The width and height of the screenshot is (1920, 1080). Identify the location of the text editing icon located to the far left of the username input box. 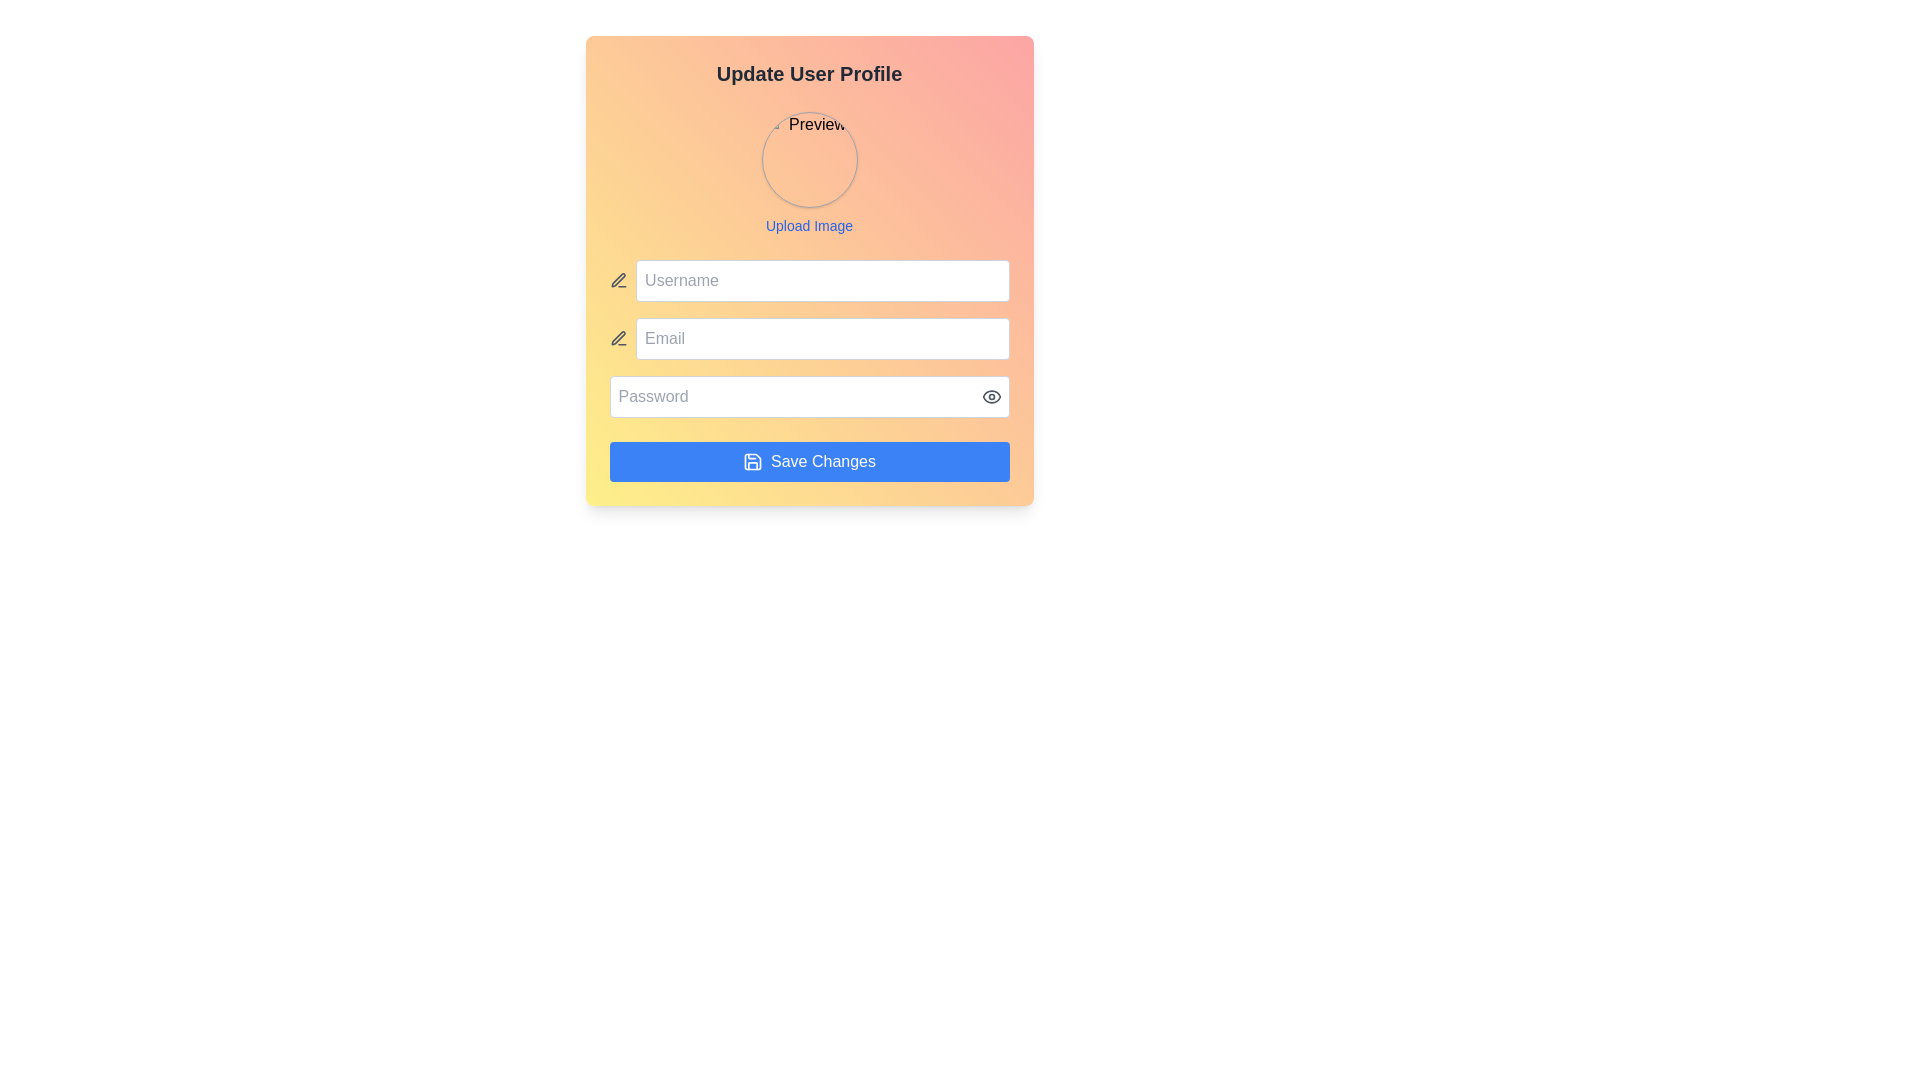
(617, 281).